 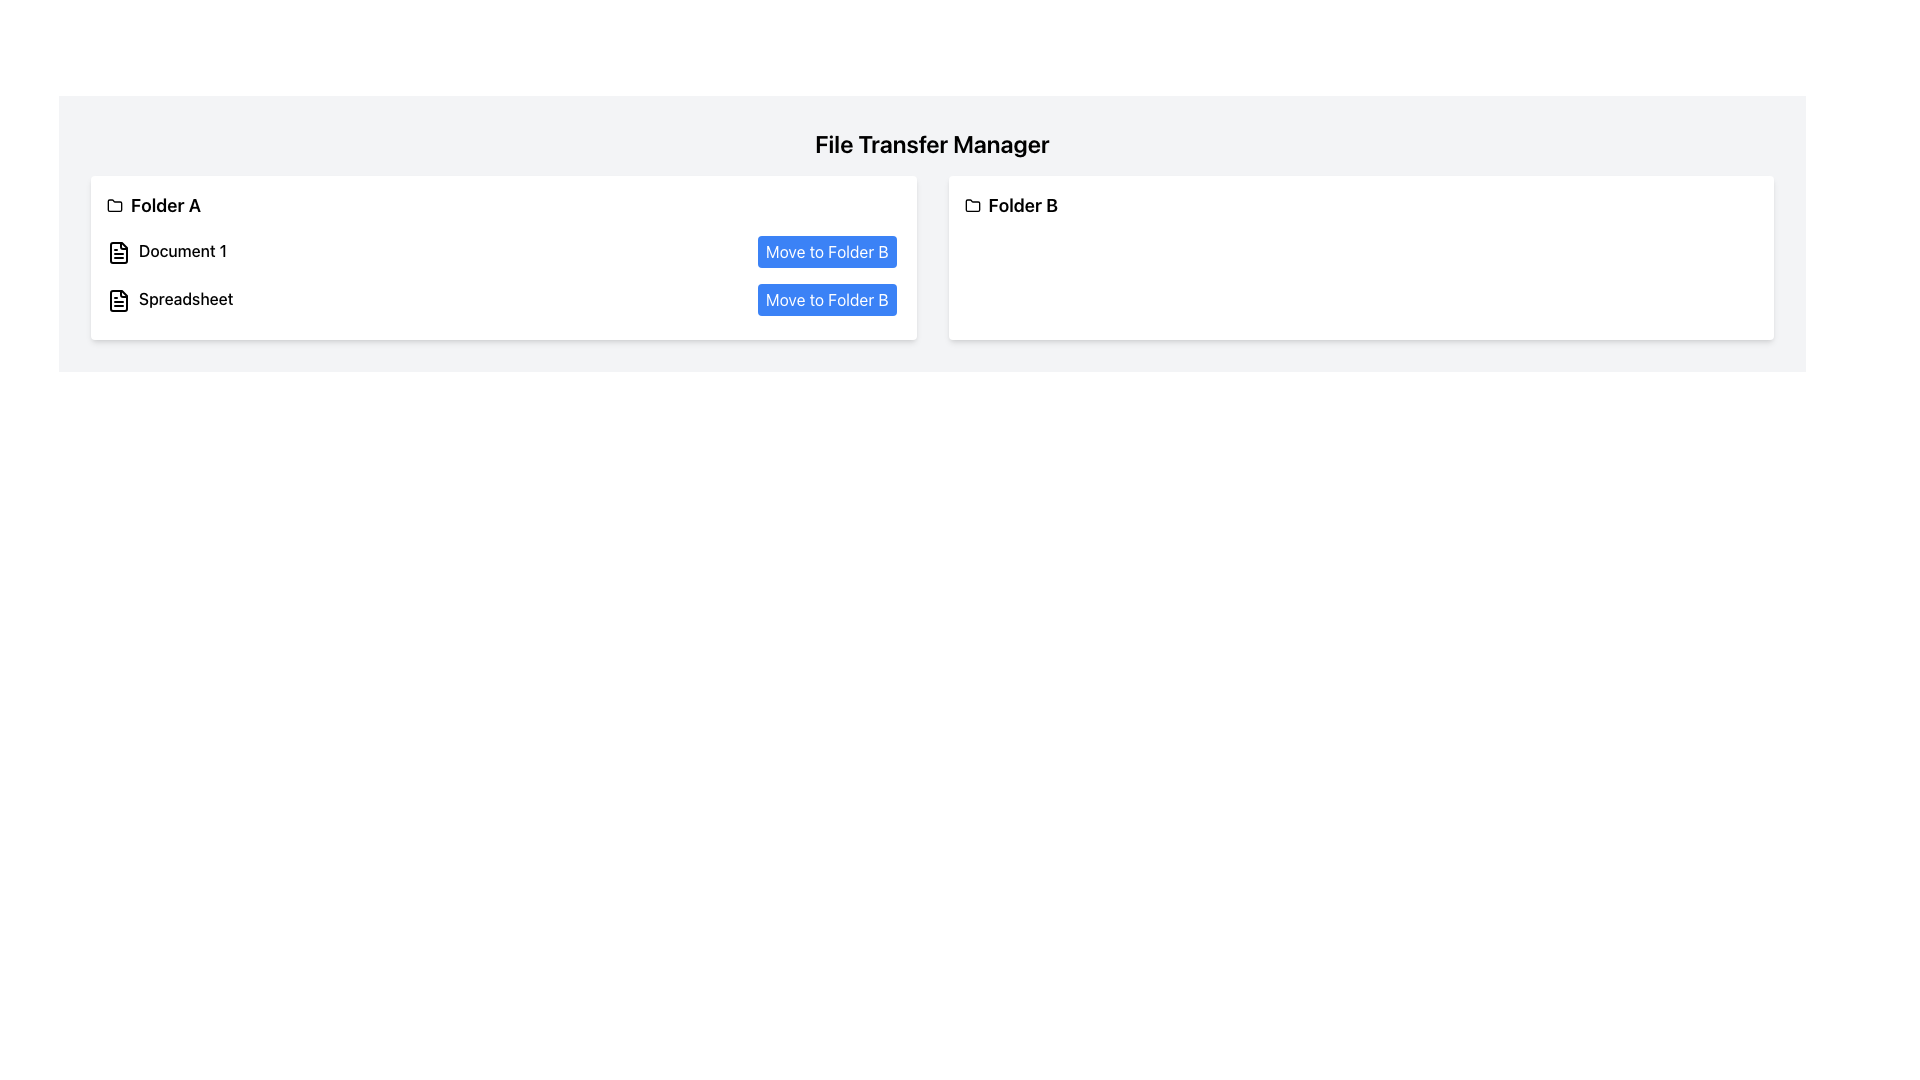 What do you see at coordinates (972, 205) in the screenshot?
I see `the decorative folder icon located in the right section of the interface, near the label 'Folder B'` at bounding box center [972, 205].